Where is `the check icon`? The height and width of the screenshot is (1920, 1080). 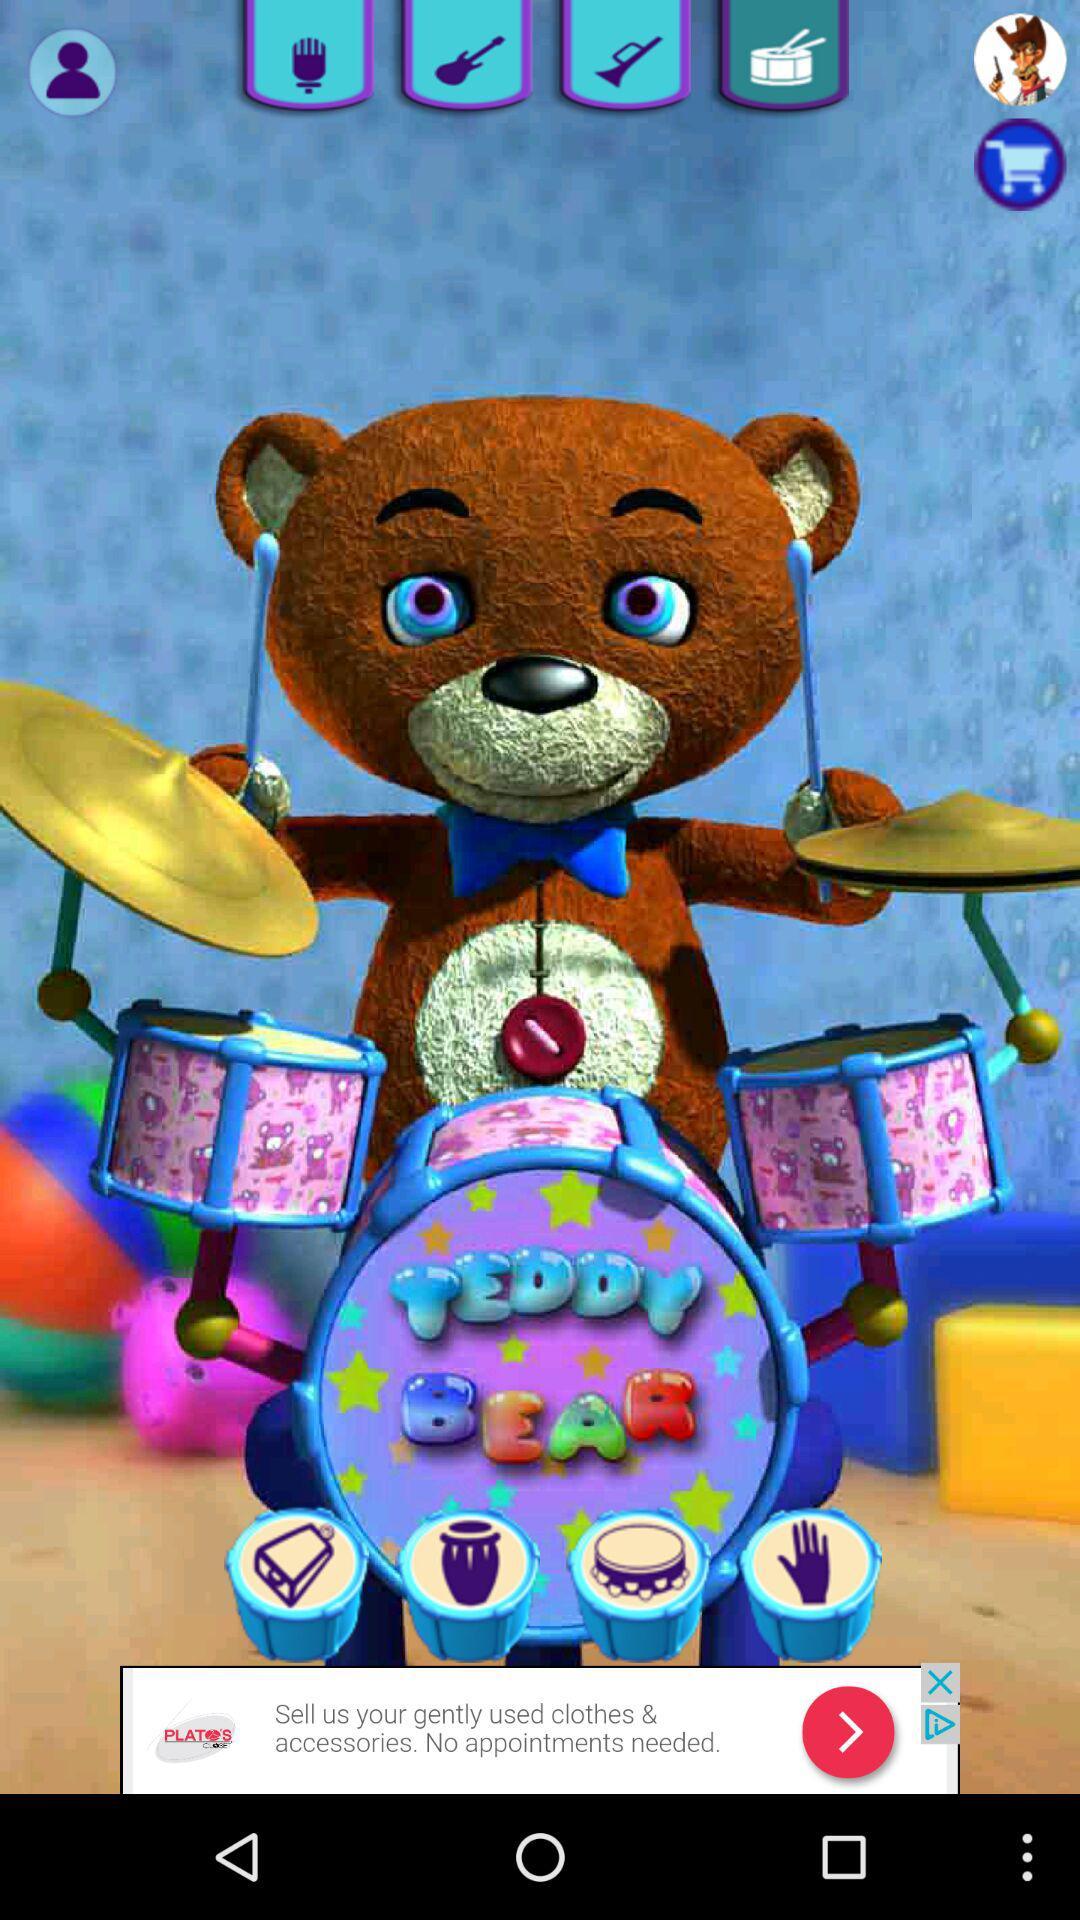
the check icon is located at coordinates (617, 63).